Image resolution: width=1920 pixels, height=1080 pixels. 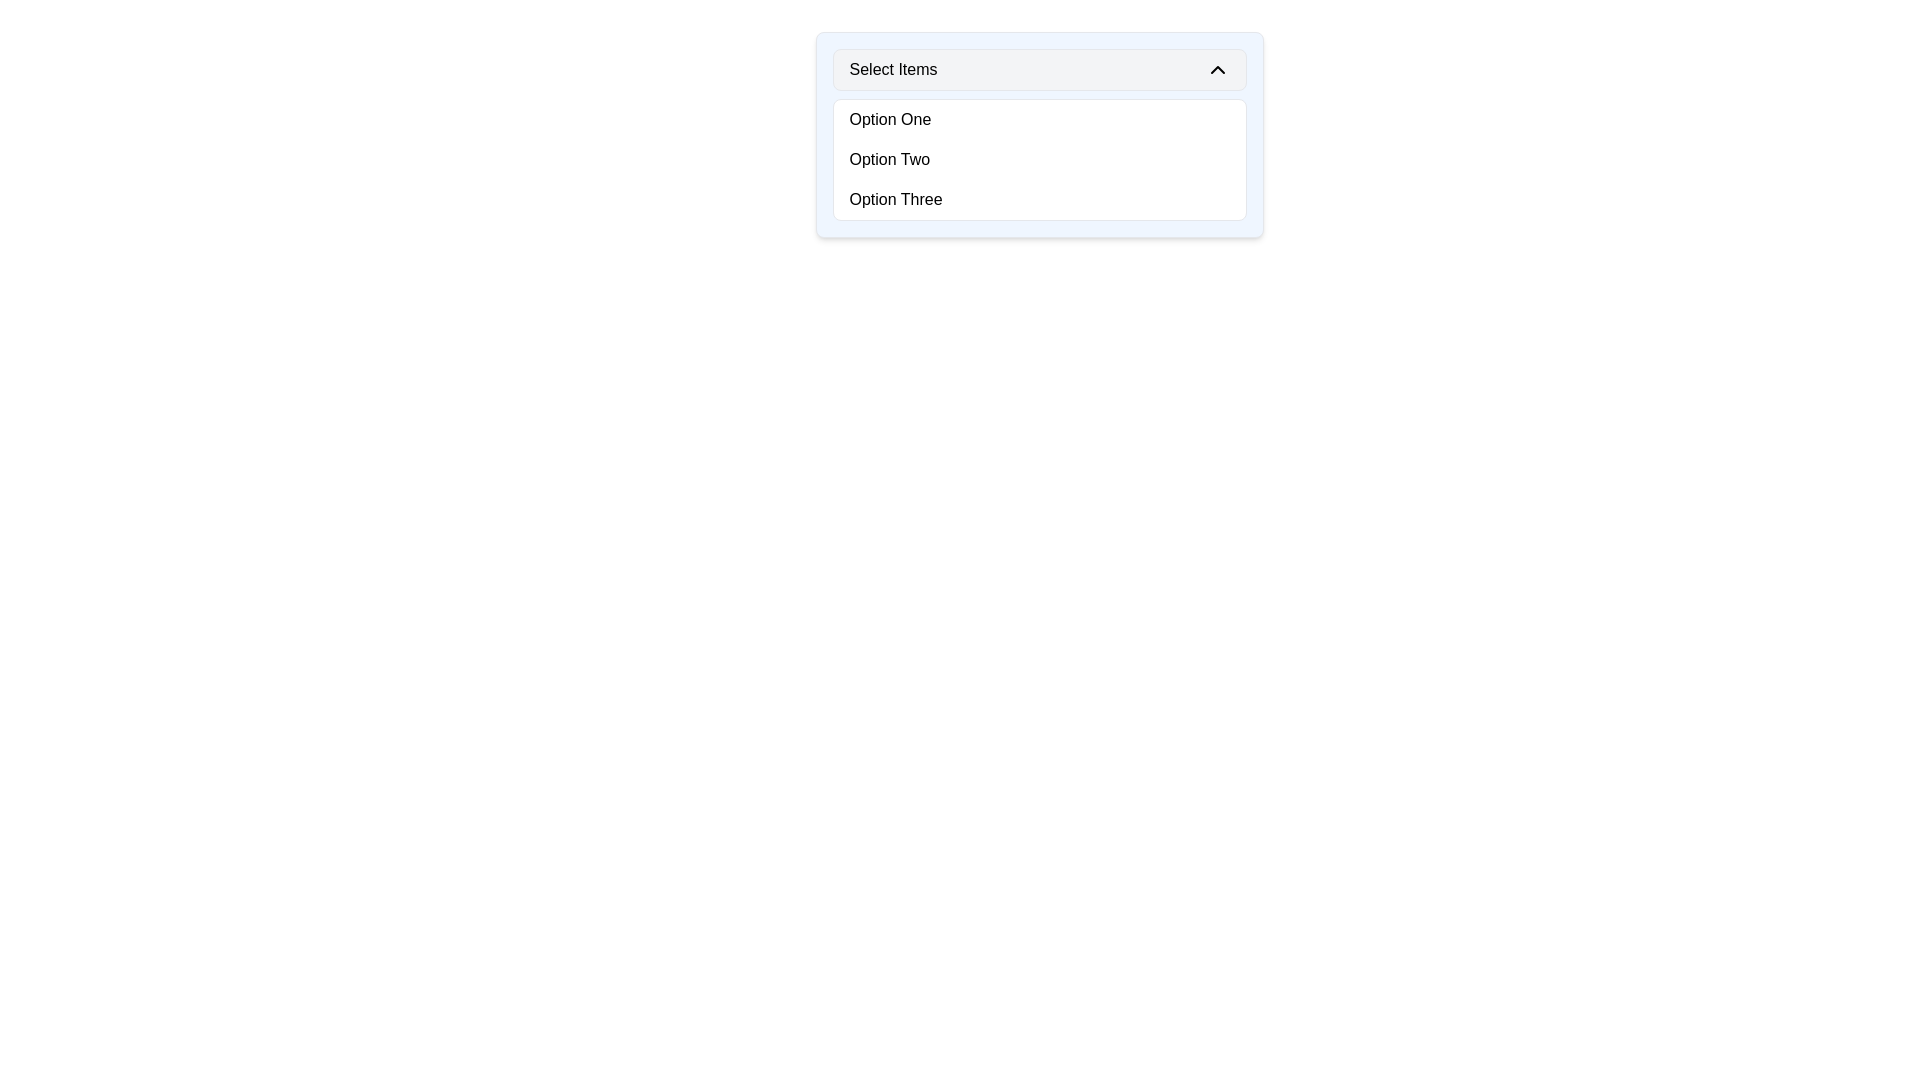 What do you see at coordinates (1039, 158) in the screenshot?
I see `the selectable option labeled 'Option Two' in the dropdown list` at bounding box center [1039, 158].